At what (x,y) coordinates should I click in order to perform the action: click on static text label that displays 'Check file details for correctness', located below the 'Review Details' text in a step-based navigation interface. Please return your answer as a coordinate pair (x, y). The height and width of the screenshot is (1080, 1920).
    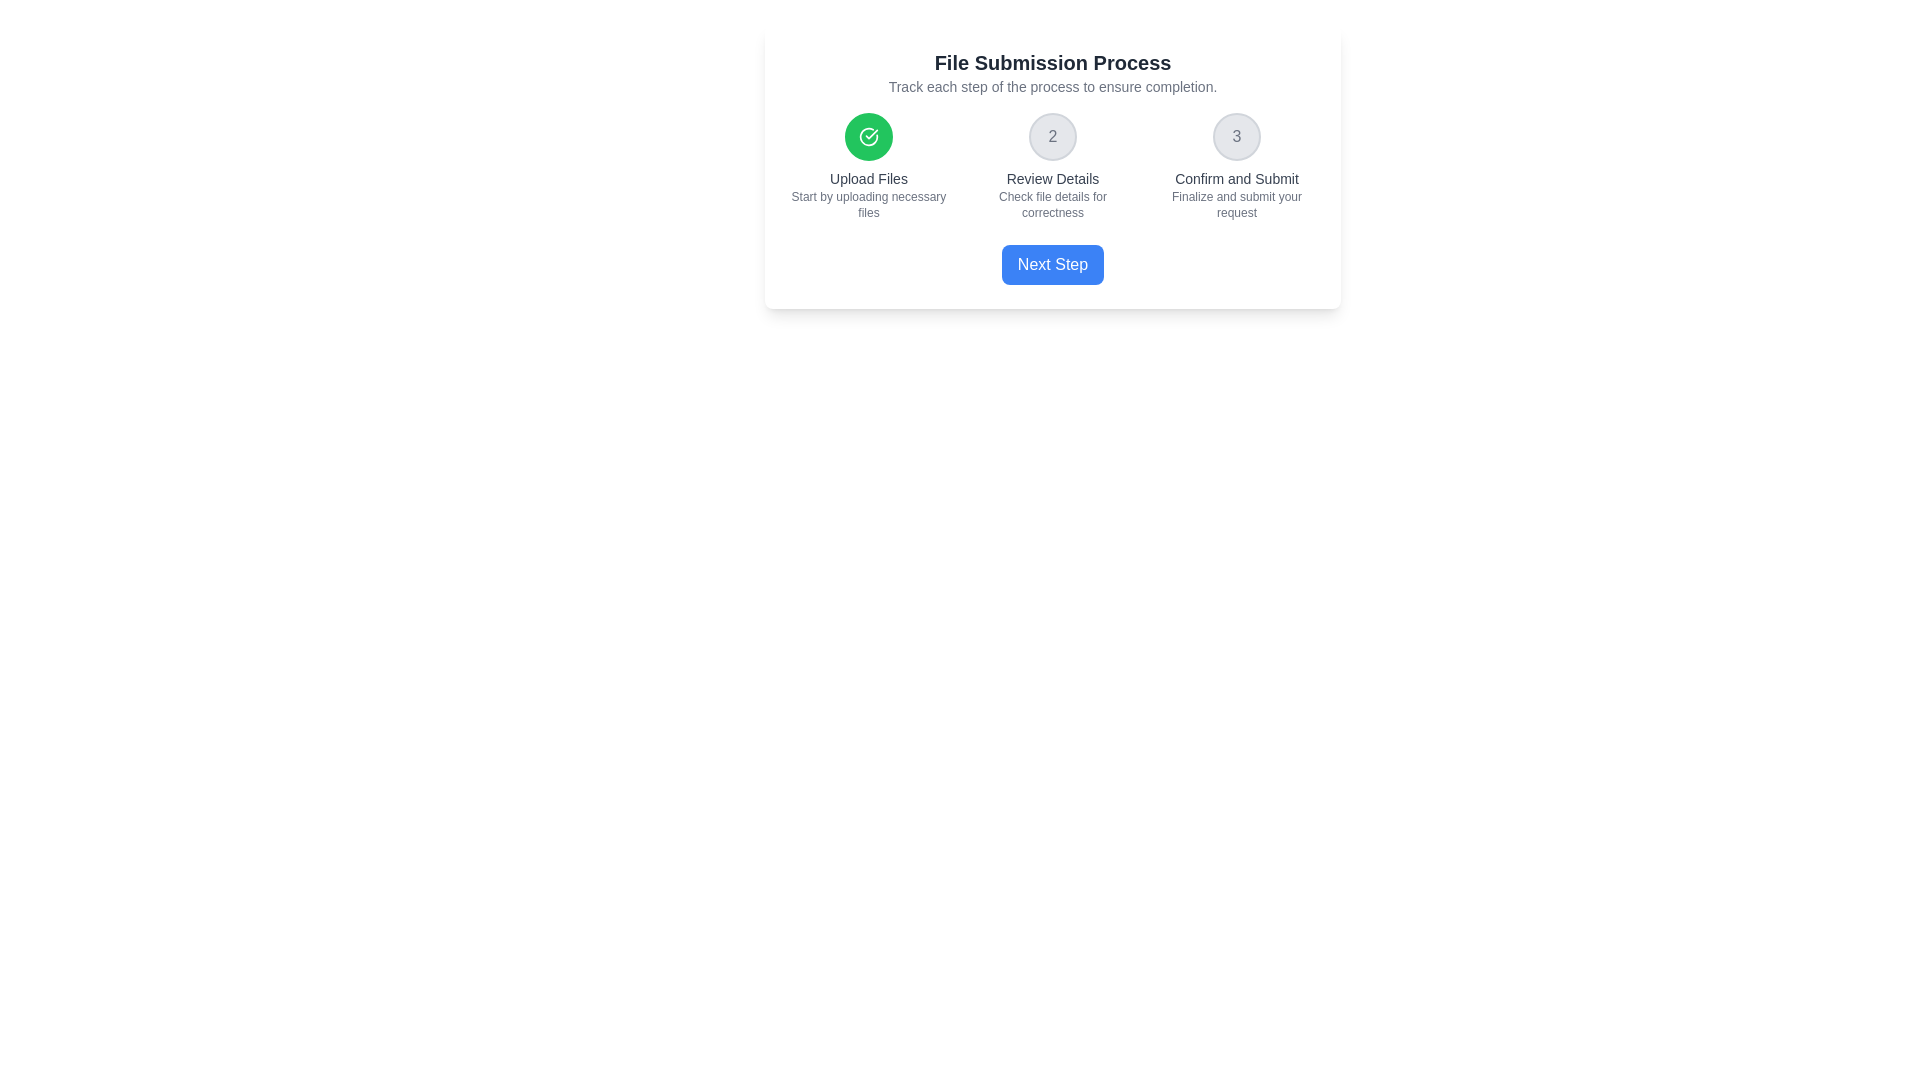
    Looking at the image, I should click on (1051, 204).